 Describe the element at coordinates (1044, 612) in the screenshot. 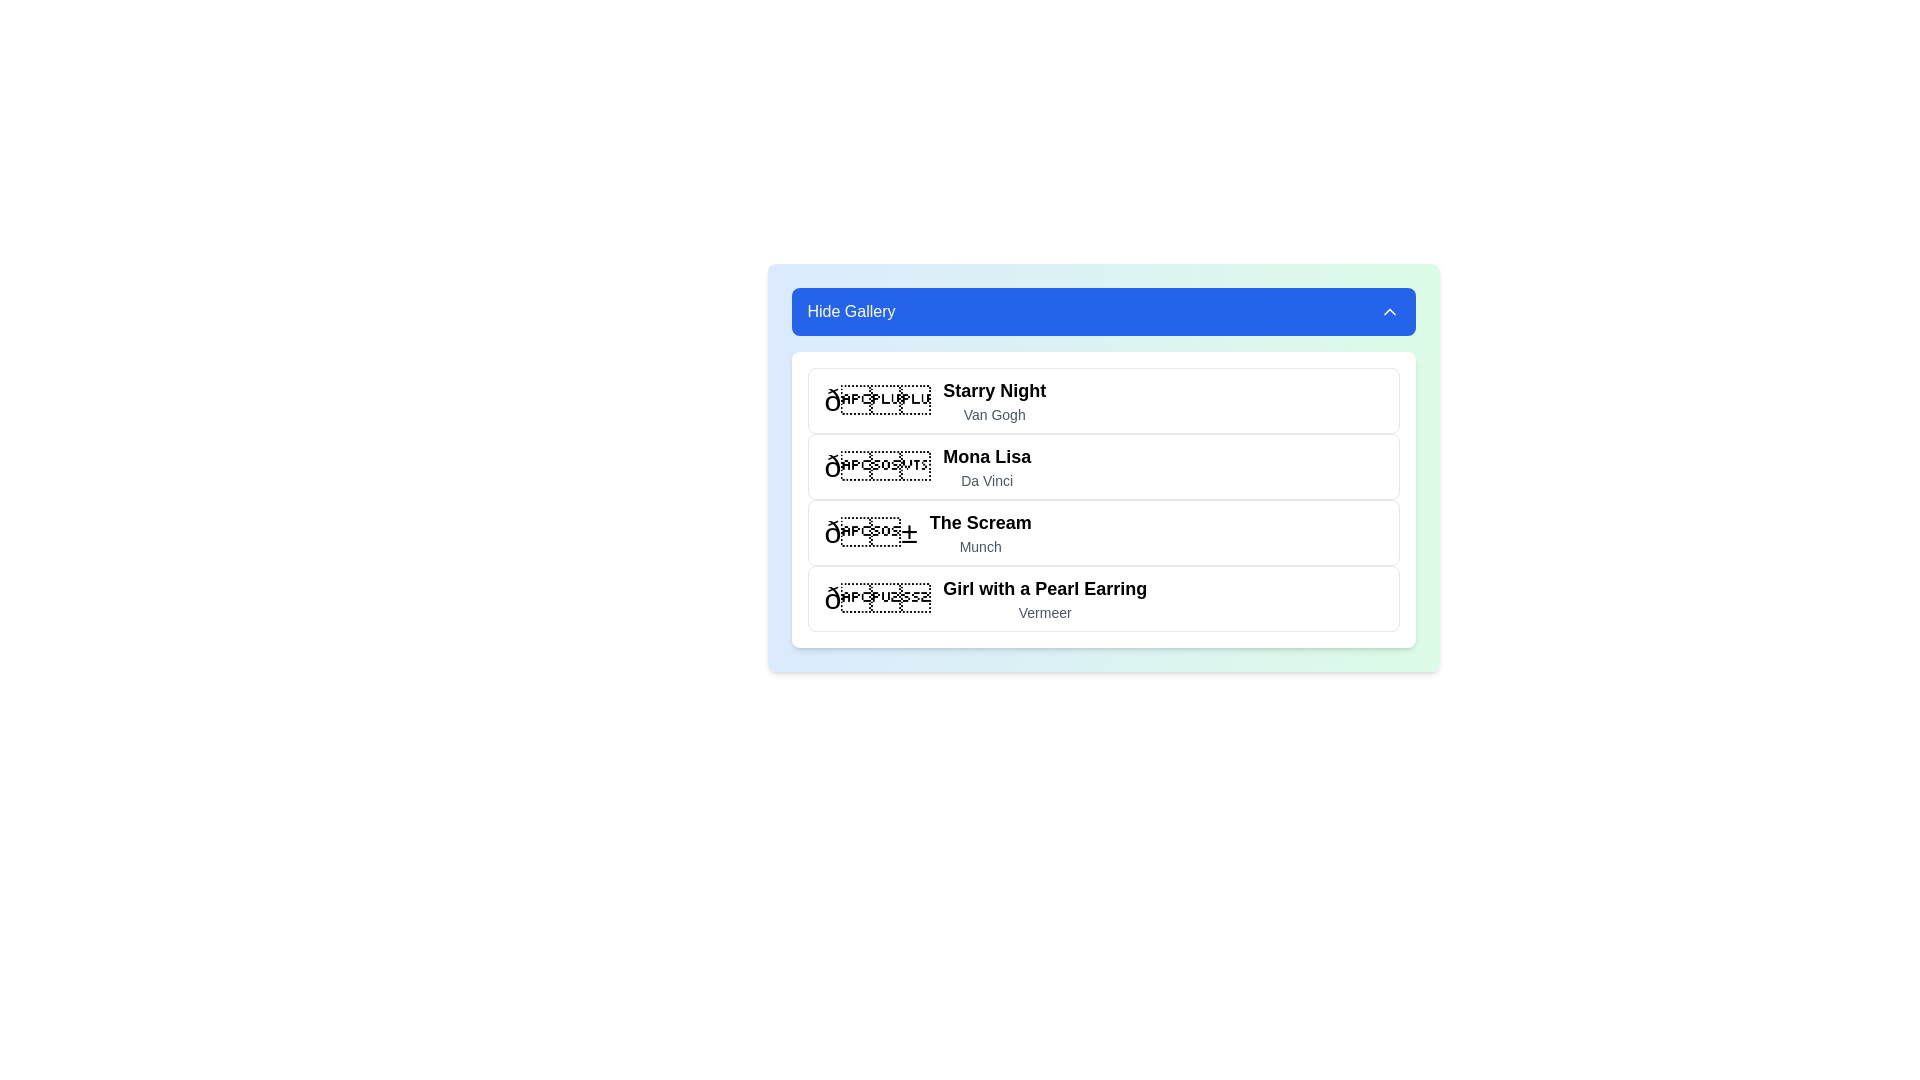

I see `text element 'Vermeer' which is styled in a smaller font size and light gray color, located beneath the title 'Girl with a Pearl Earring'` at that location.